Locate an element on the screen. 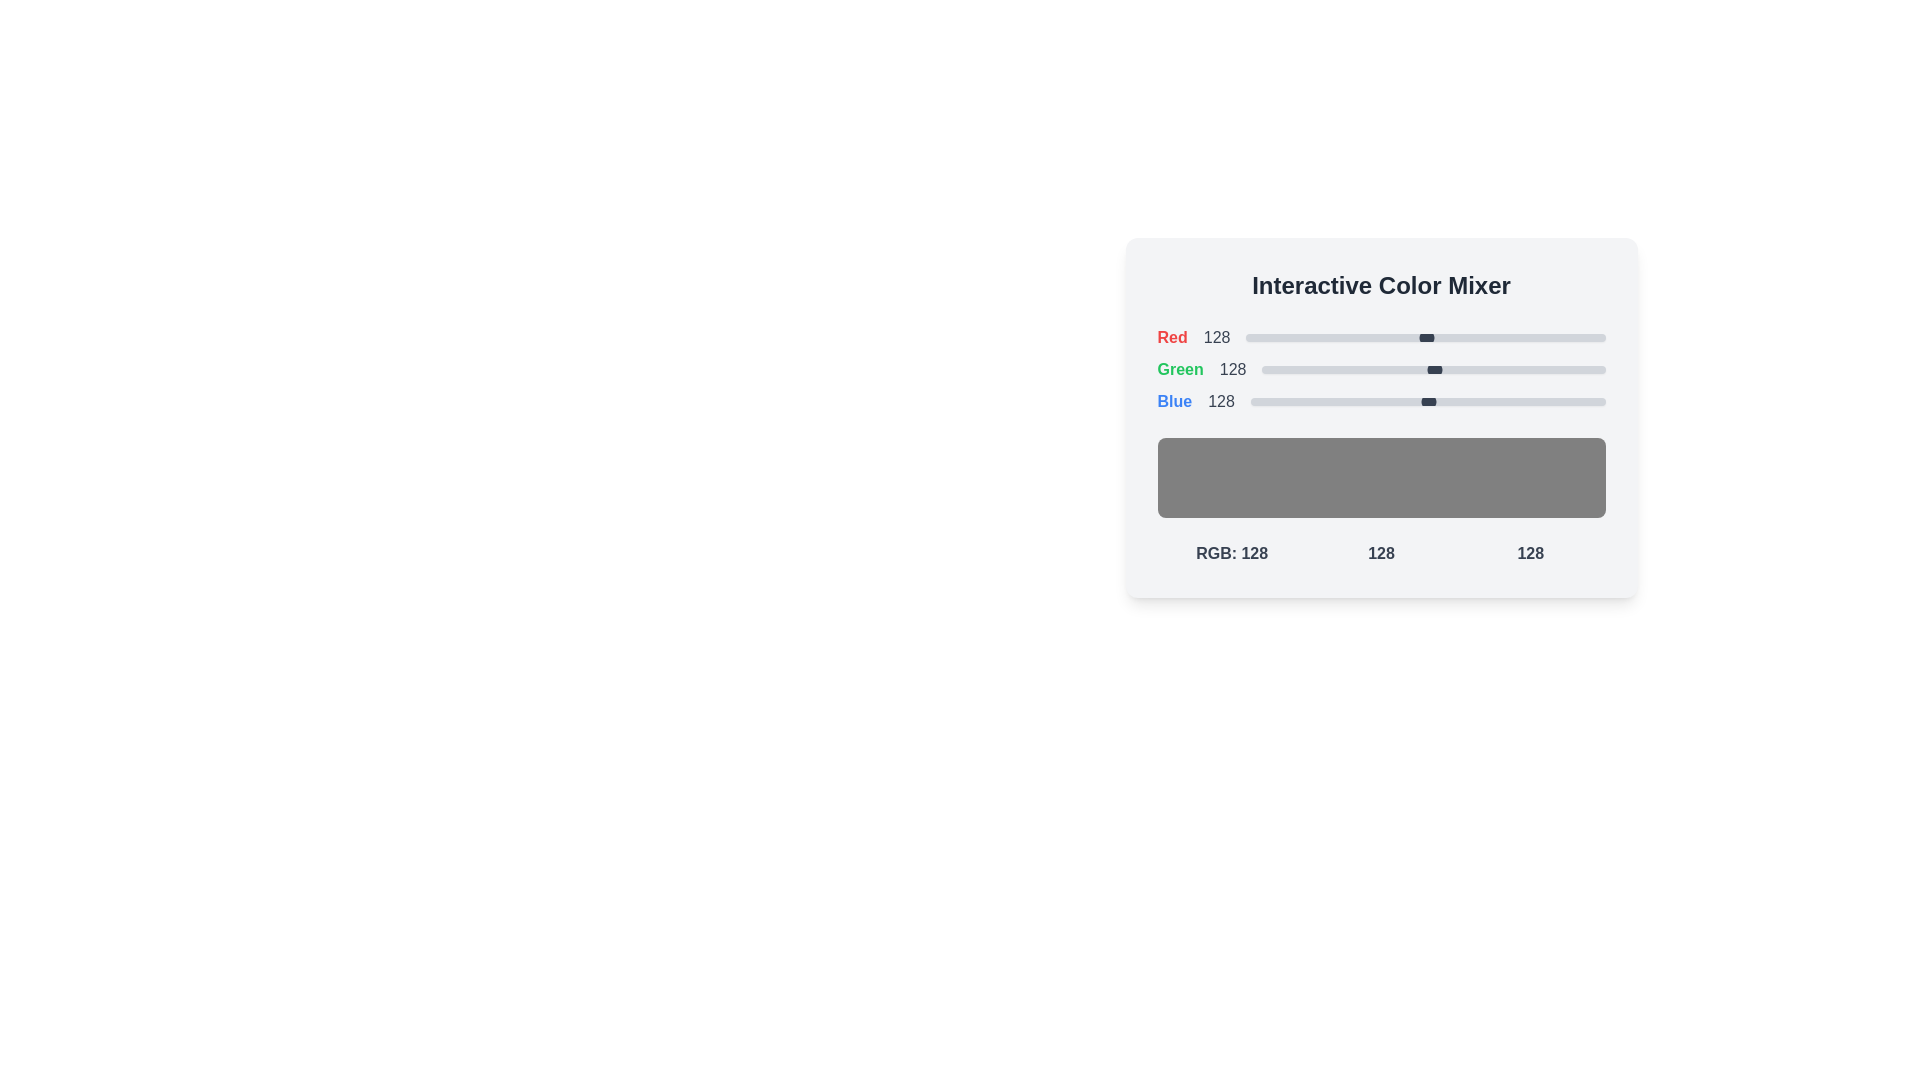 The height and width of the screenshot is (1080, 1920). the visual display area, which is a mid-gray rectangular area with rounded corners located below the RGB sliders and above the RGB values display is located at coordinates (1380, 478).